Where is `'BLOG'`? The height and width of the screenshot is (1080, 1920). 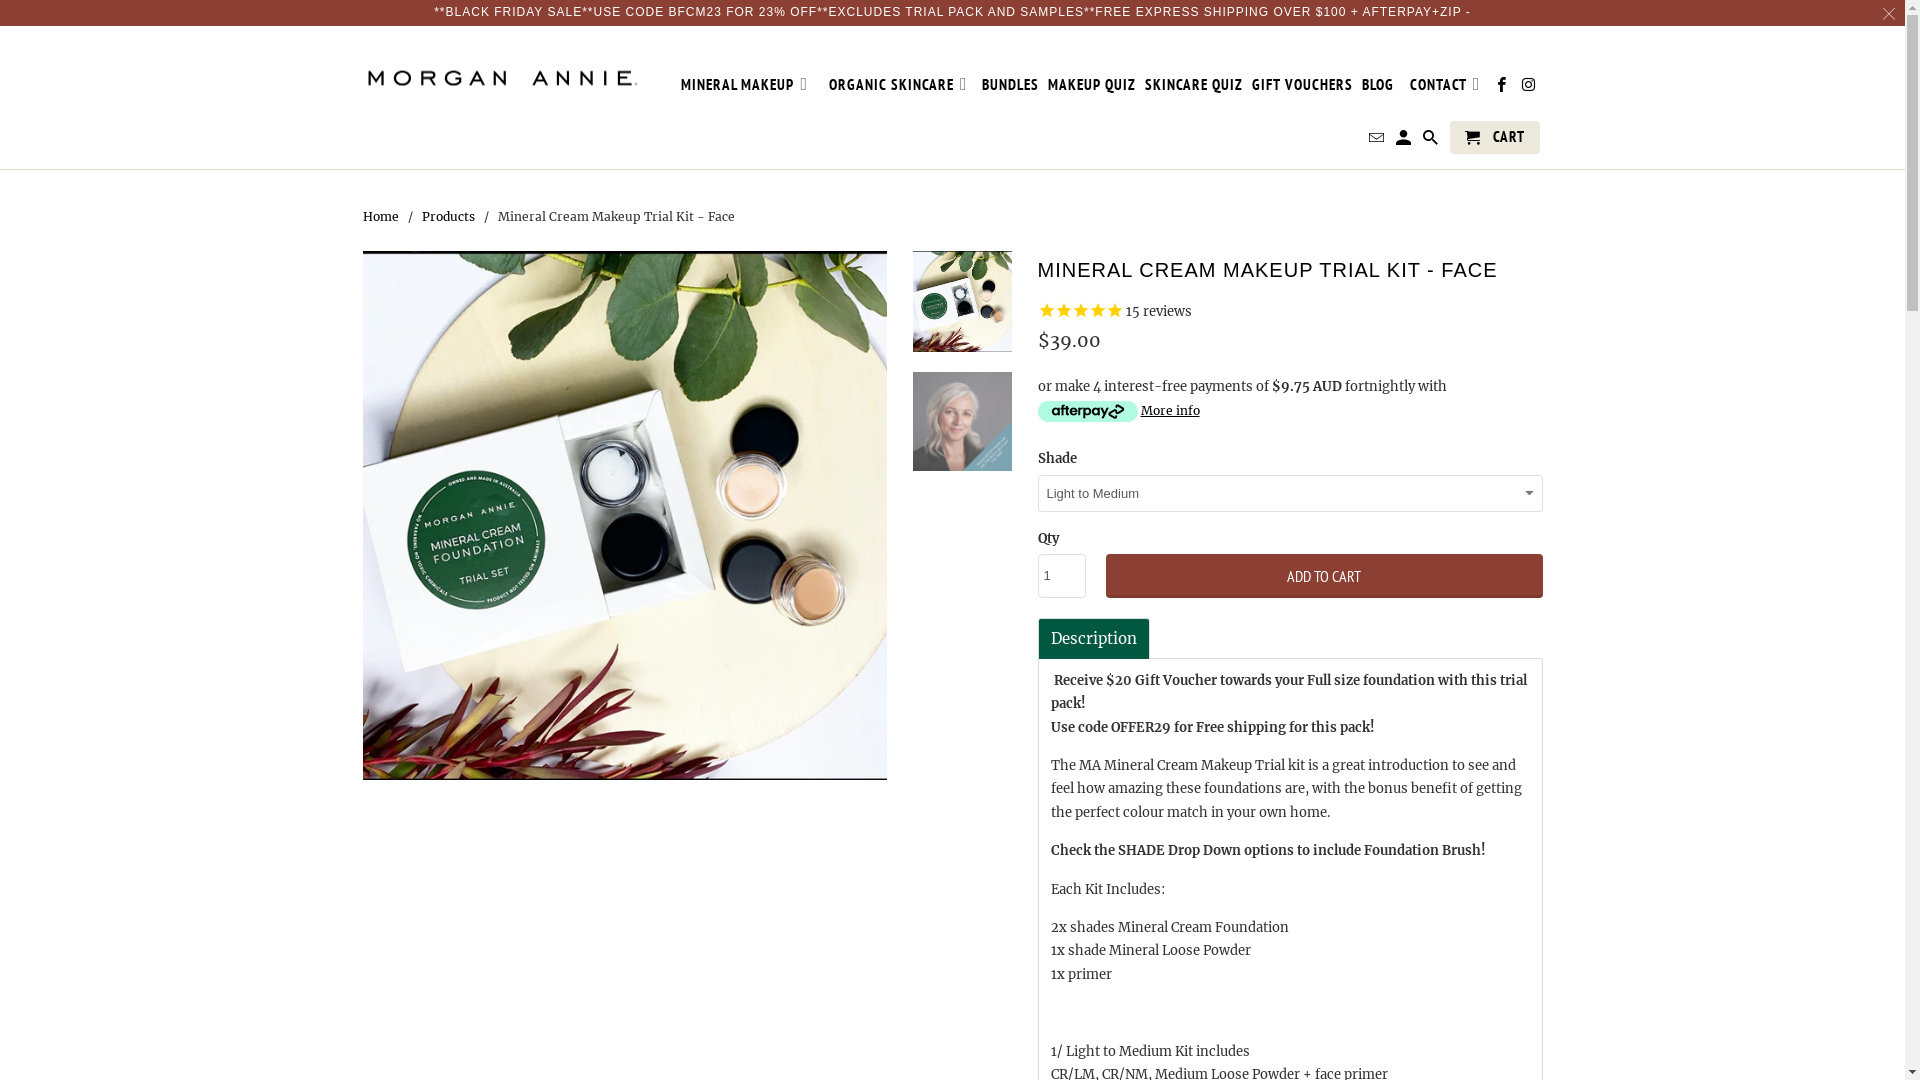 'BLOG' is located at coordinates (1361, 87).